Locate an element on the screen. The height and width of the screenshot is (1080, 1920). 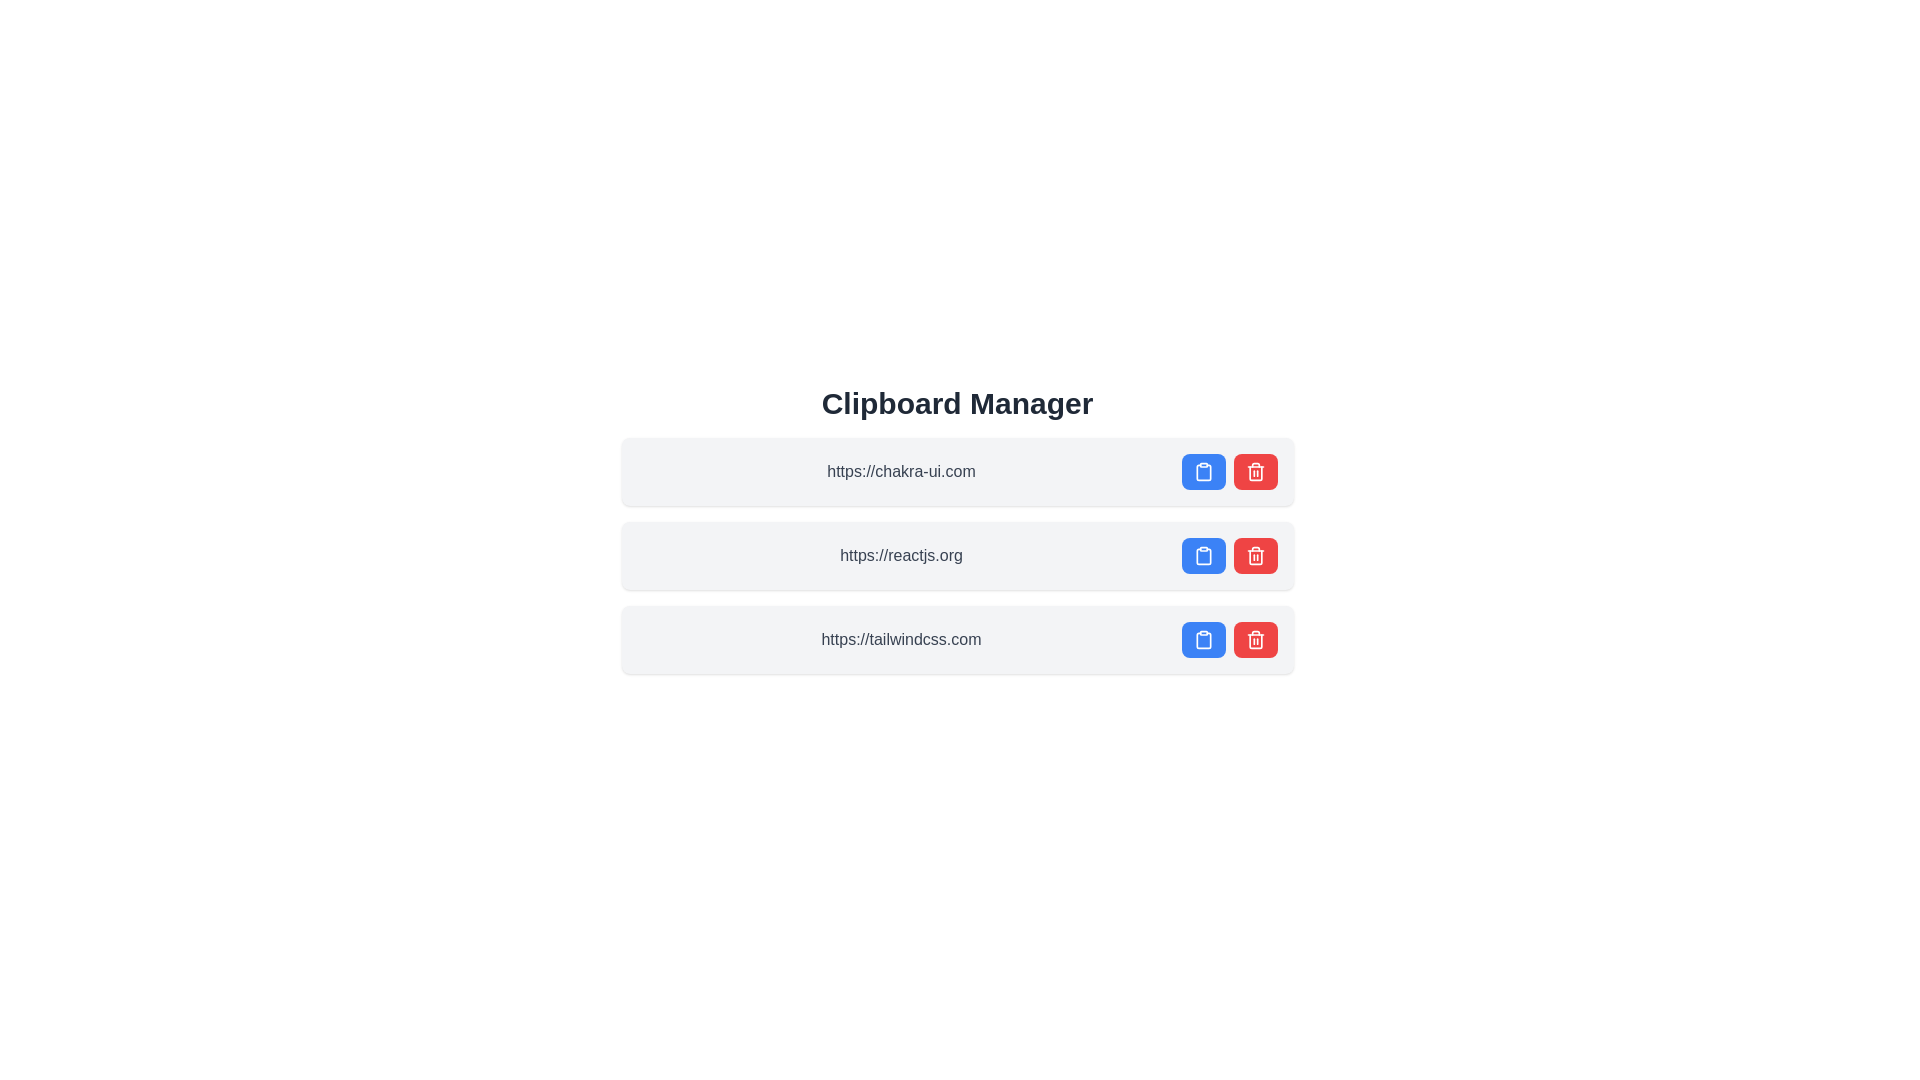
the delete icon located at the right end of the second row of clipboard items is located at coordinates (1254, 555).